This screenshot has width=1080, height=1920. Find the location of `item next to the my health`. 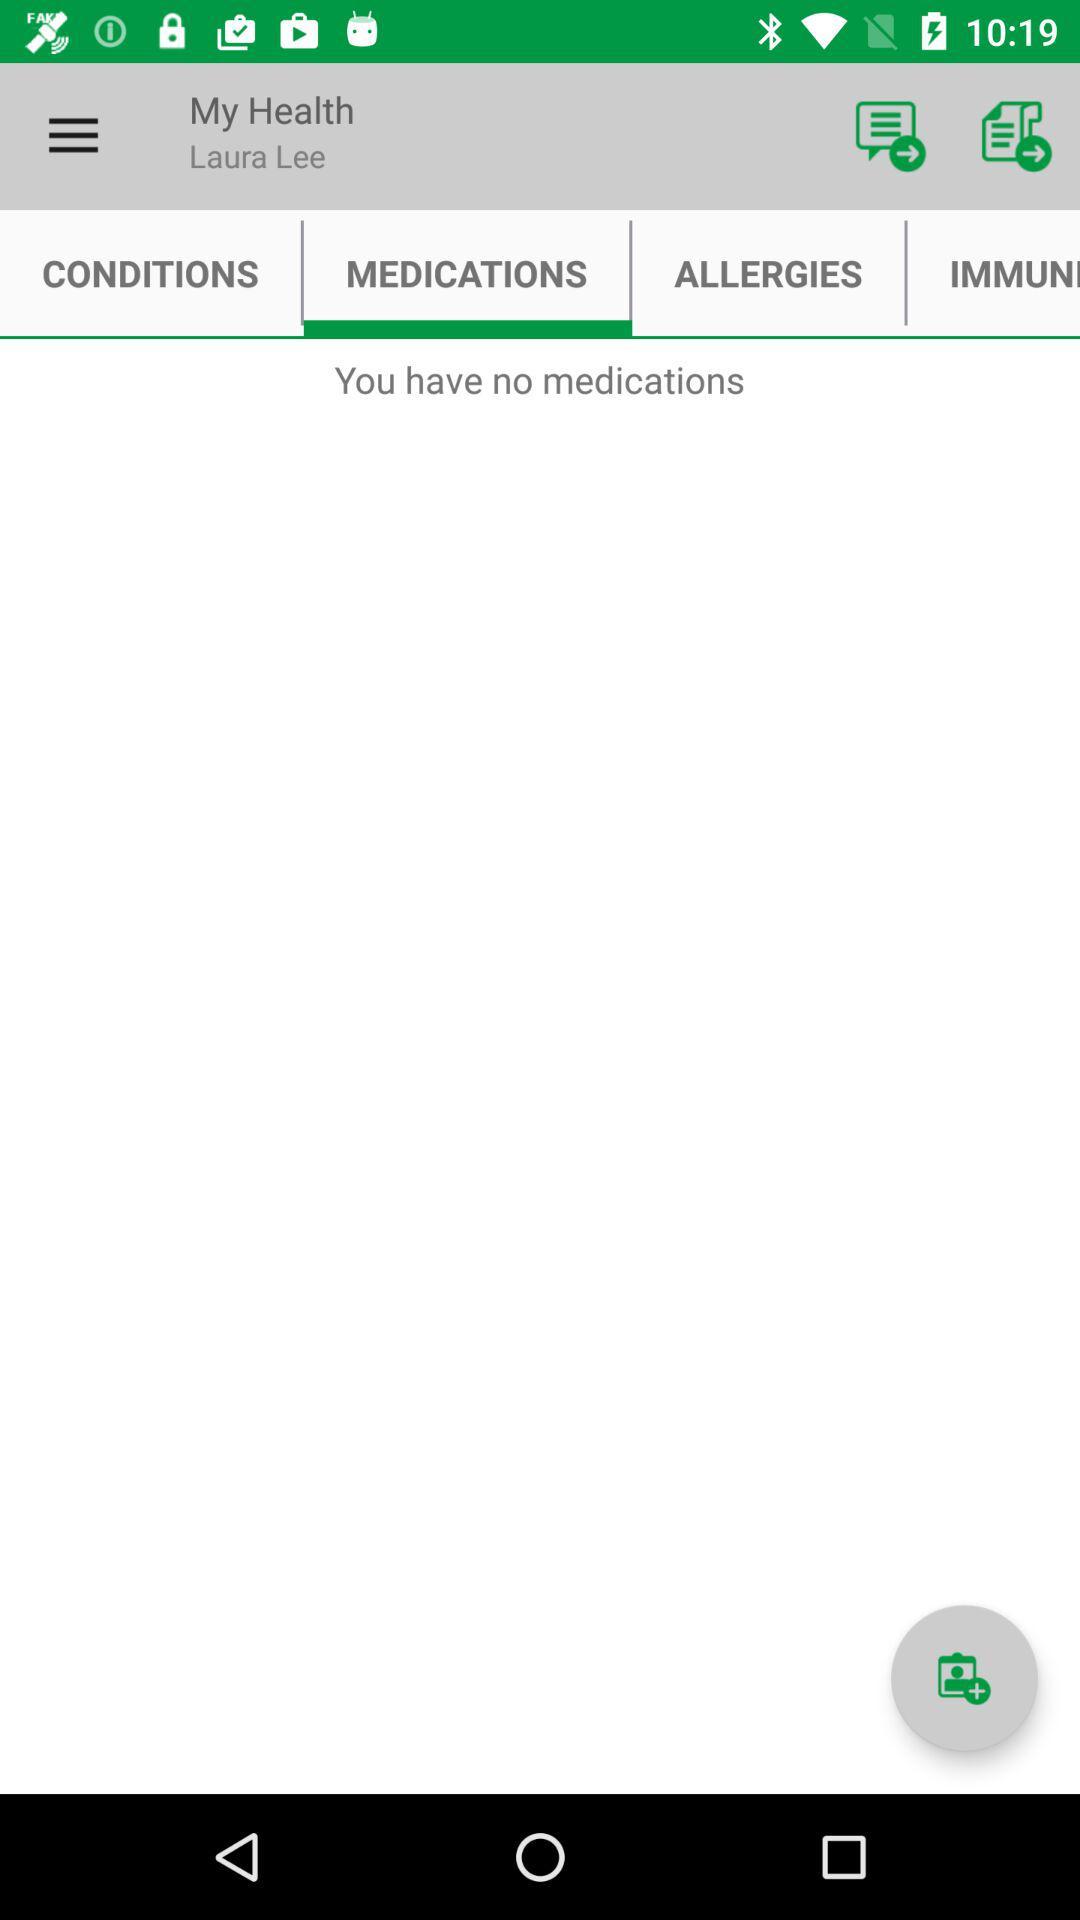

item next to the my health is located at coordinates (890, 135).